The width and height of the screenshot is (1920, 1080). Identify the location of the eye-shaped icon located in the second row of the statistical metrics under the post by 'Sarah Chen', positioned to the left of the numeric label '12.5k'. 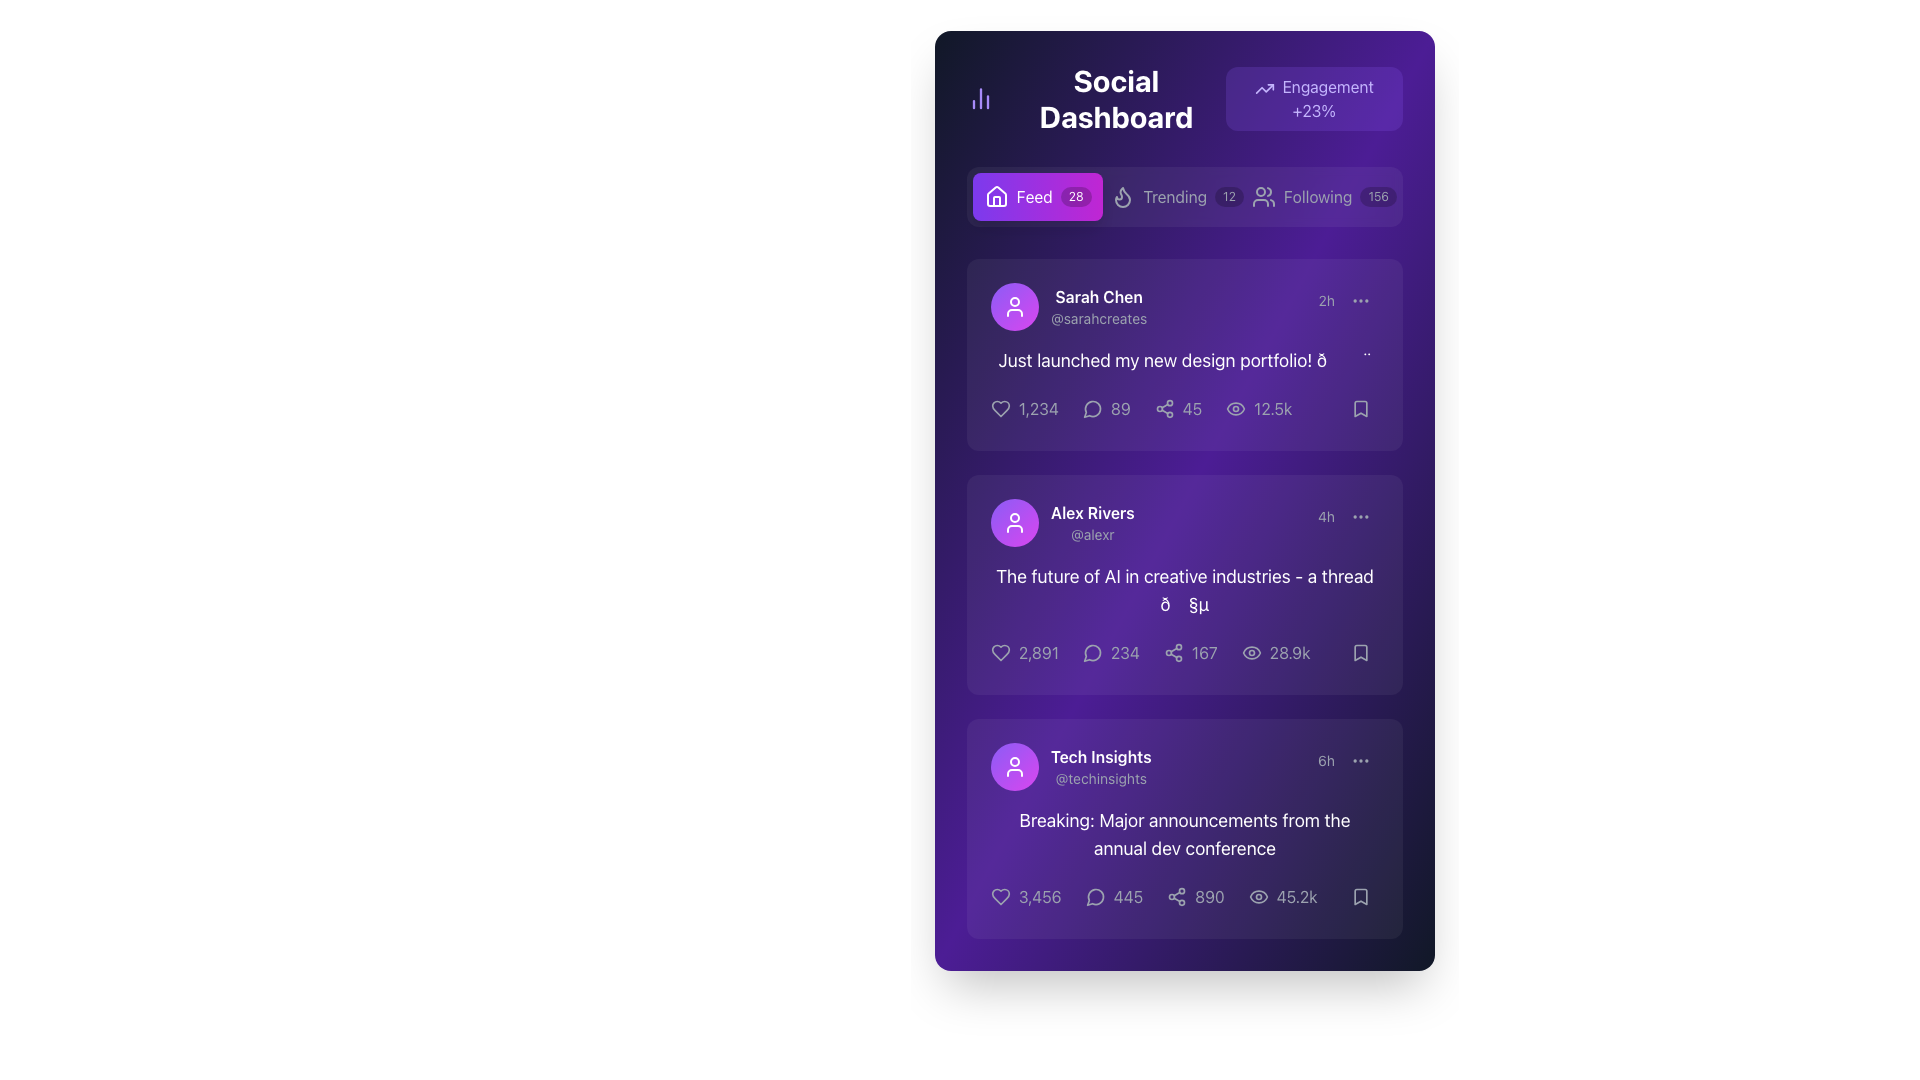
(1235, 407).